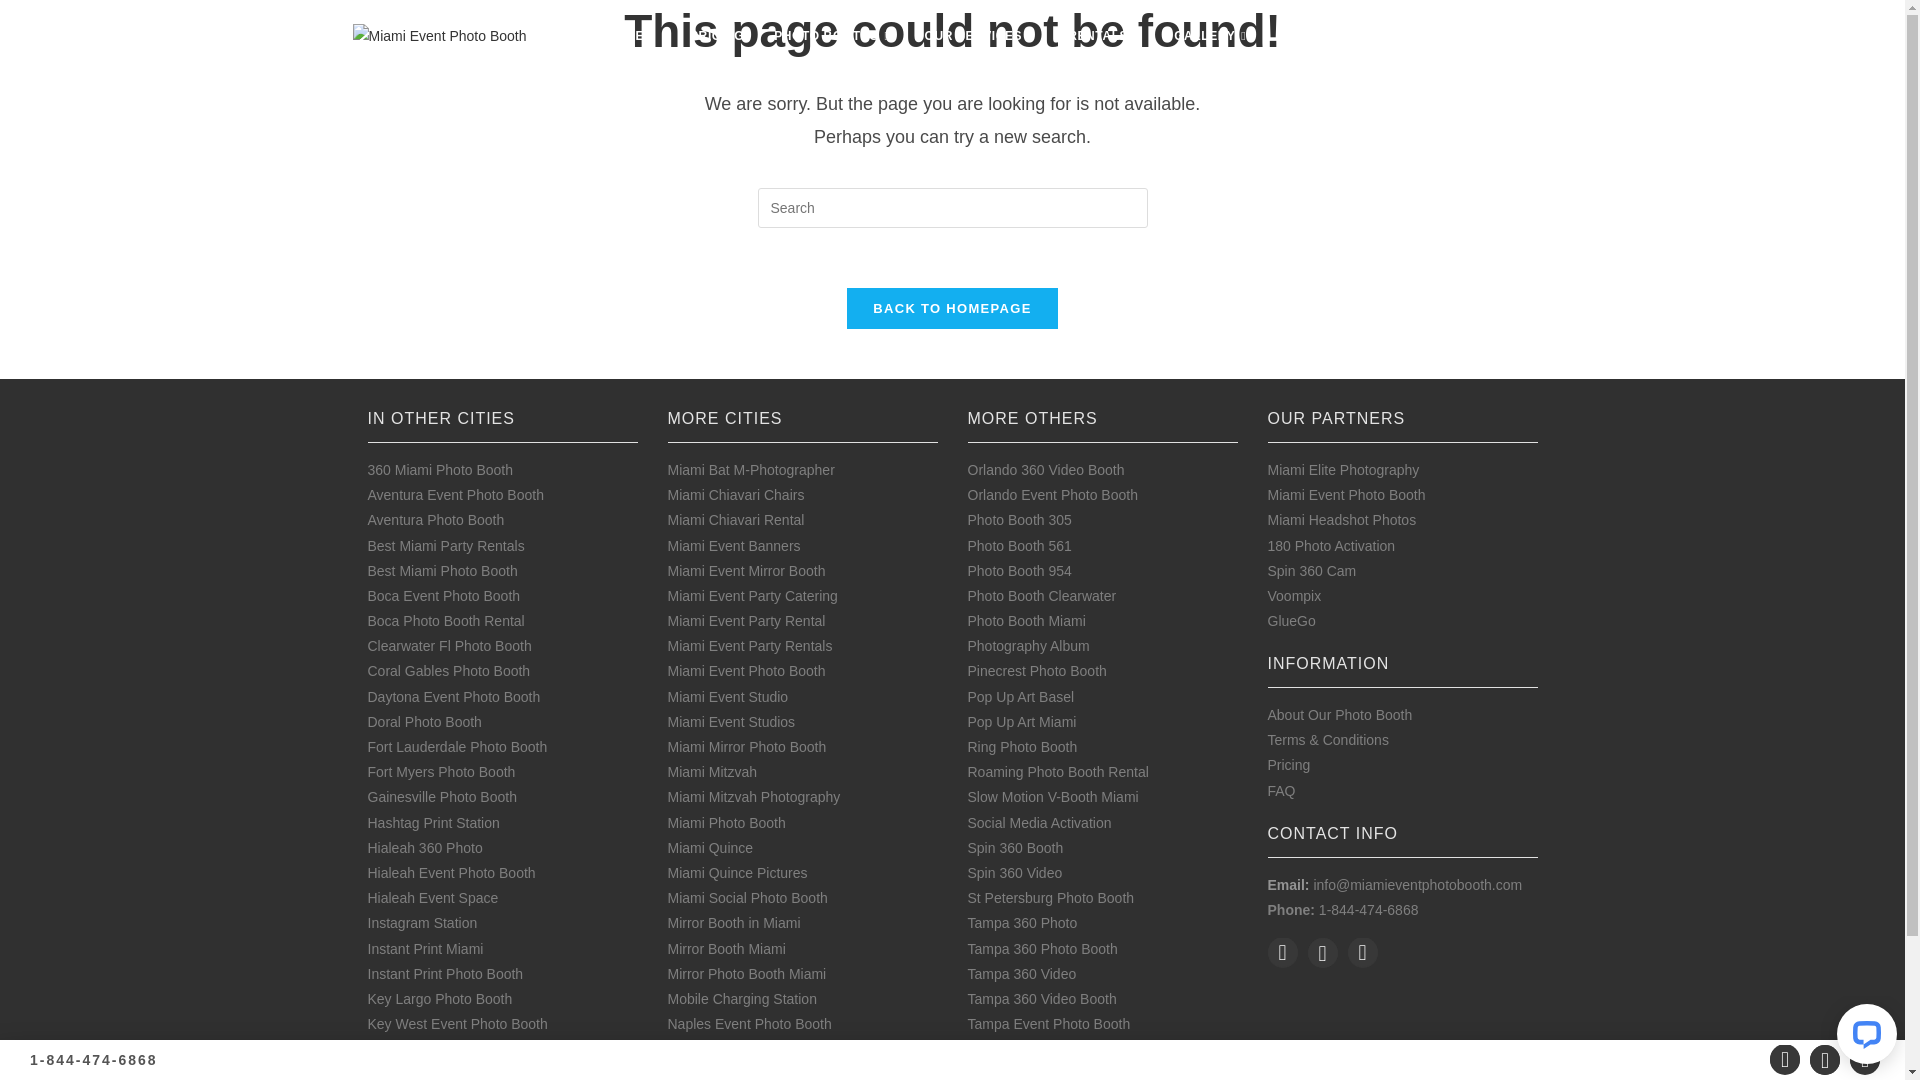  I want to click on 'Photo Booth Miami', so click(1027, 620).